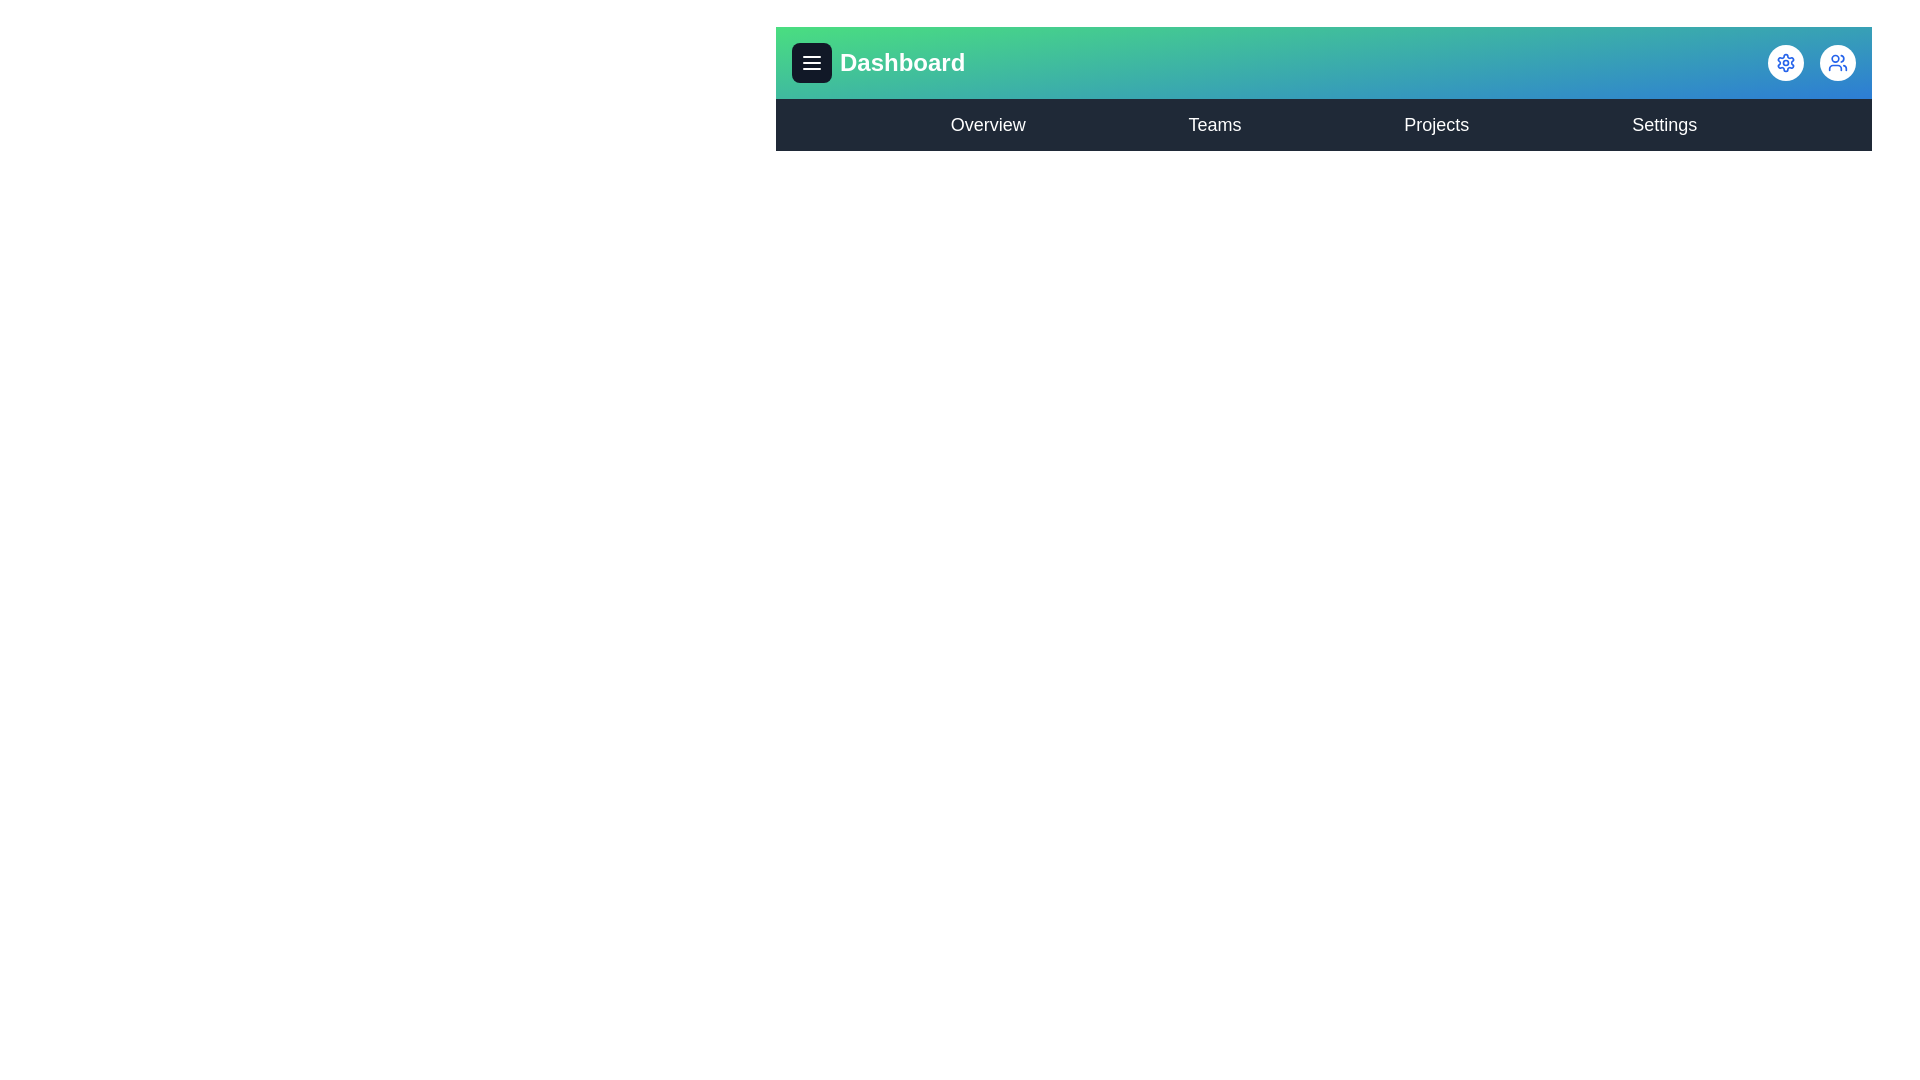  Describe the element at coordinates (1213, 124) in the screenshot. I see `the Teams navigation link` at that location.